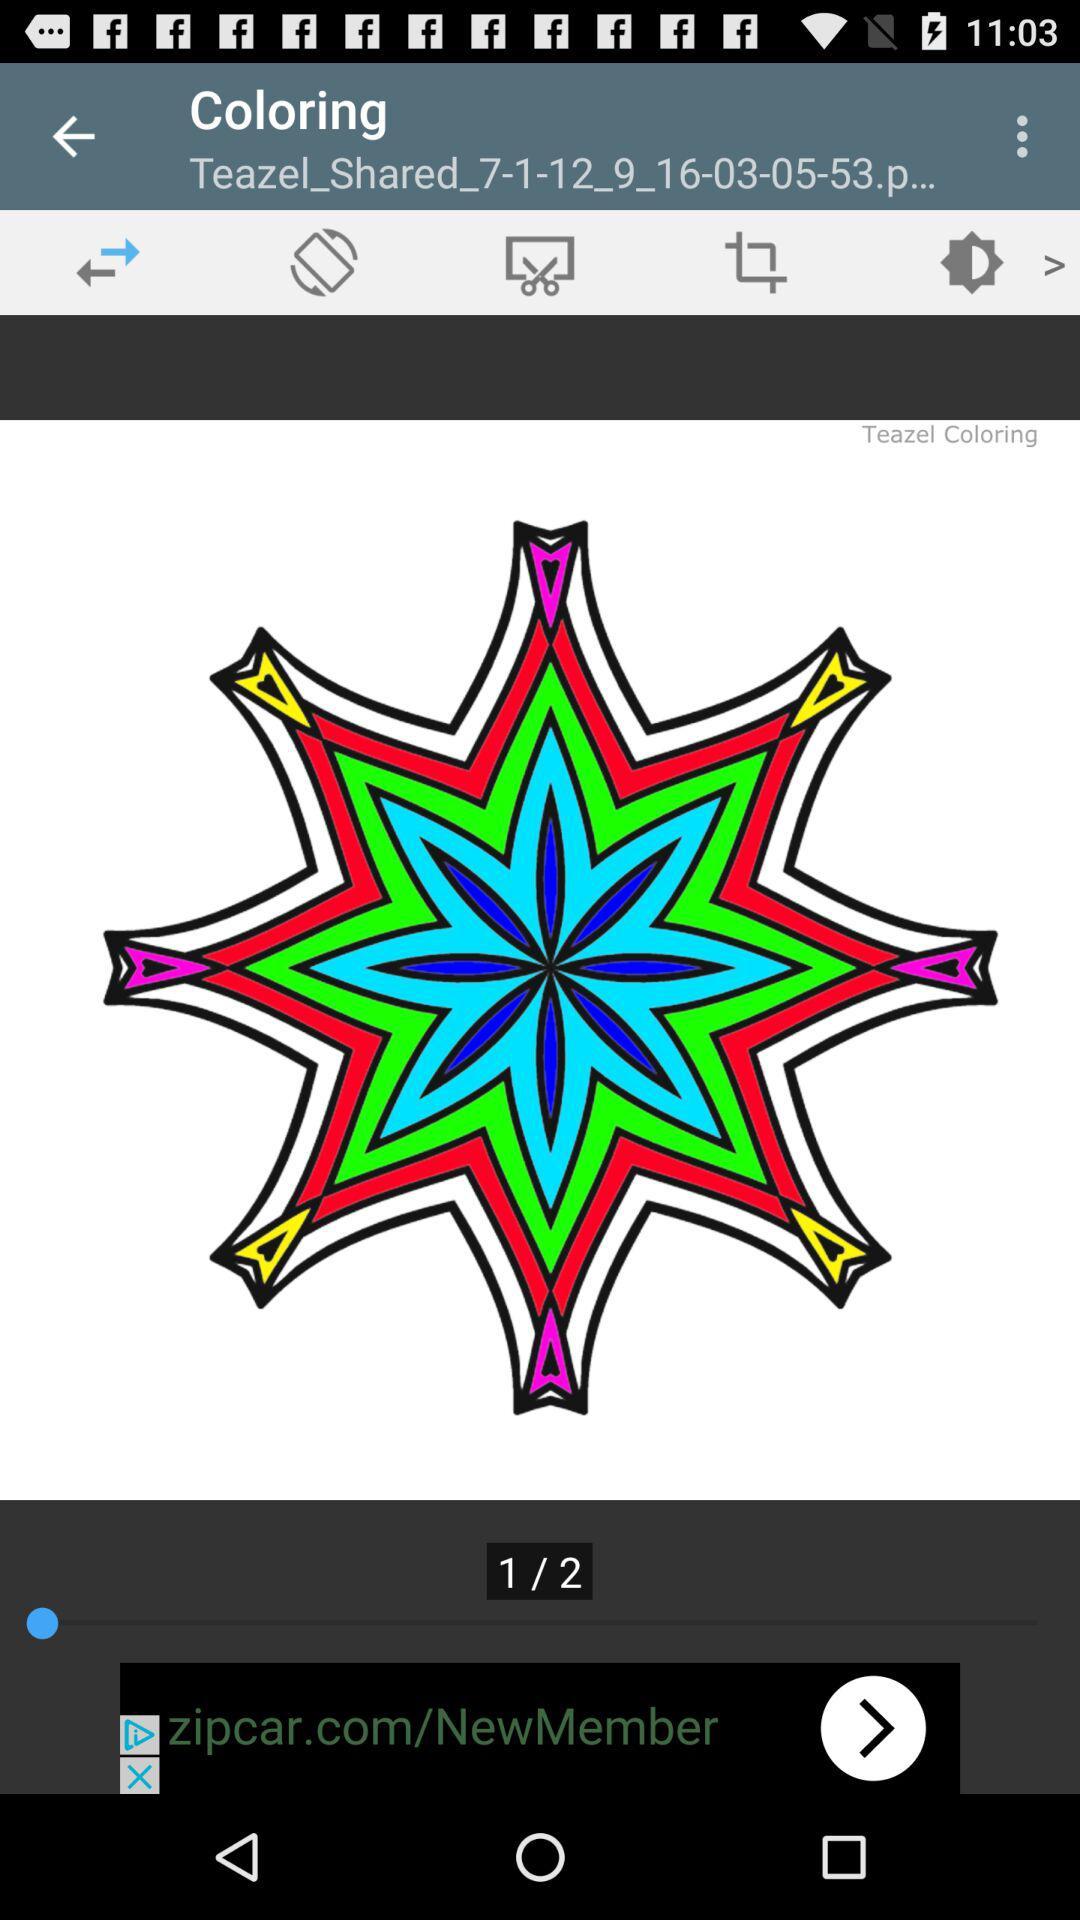 Image resolution: width=1080 pixels, height=1920 pixels. Describe the element at coordinates (540, 1727) in the screenshot. I see `access advertisement` at that location.